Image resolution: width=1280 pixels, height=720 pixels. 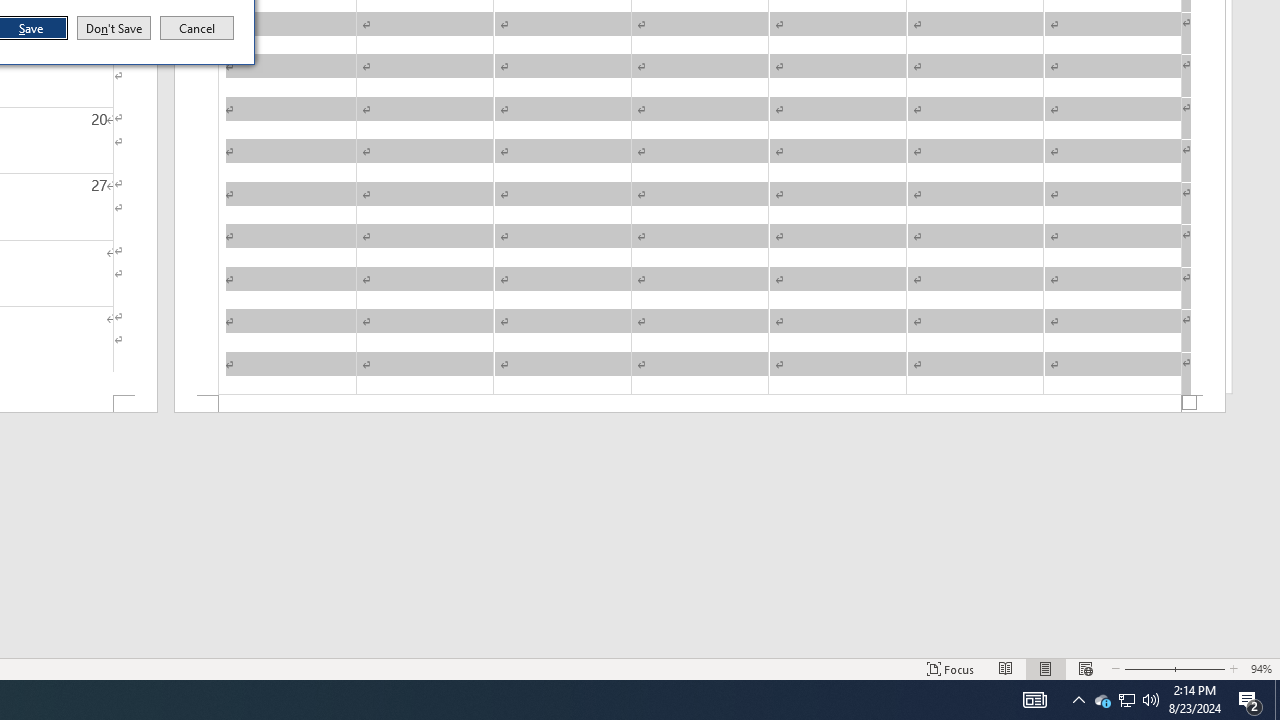 I want to click on 'User Promoted Notification Area', so click(x=1127, y=698).